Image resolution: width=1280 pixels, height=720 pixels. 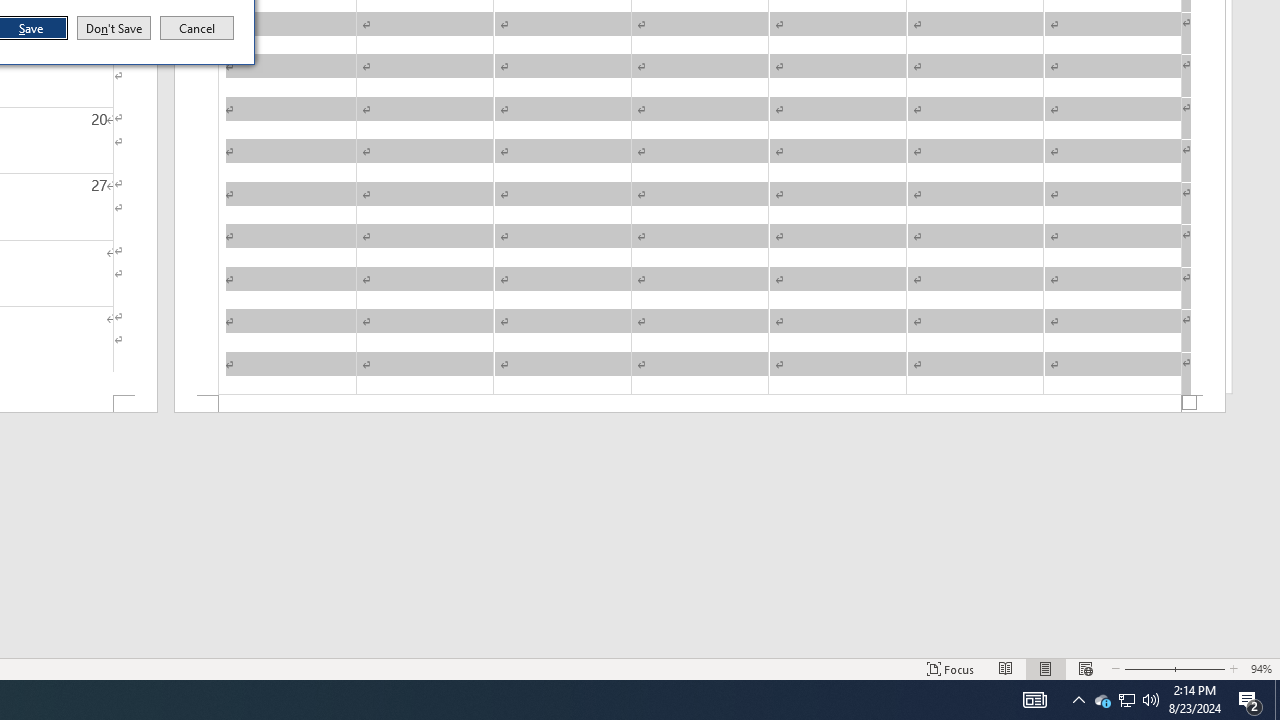 I want to click on 'User Promoted Notification Area', so click(x=1127, y=698).